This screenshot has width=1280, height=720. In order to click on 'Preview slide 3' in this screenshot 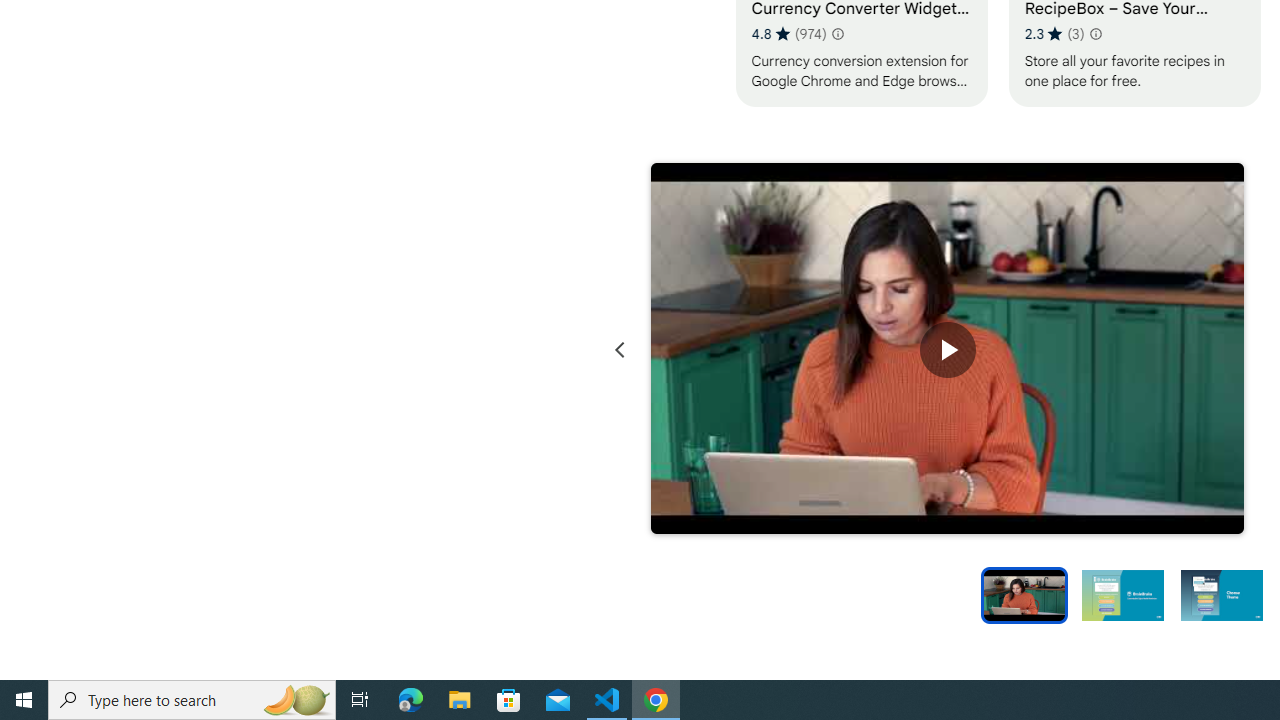, I will do `click(1221, 593)`.